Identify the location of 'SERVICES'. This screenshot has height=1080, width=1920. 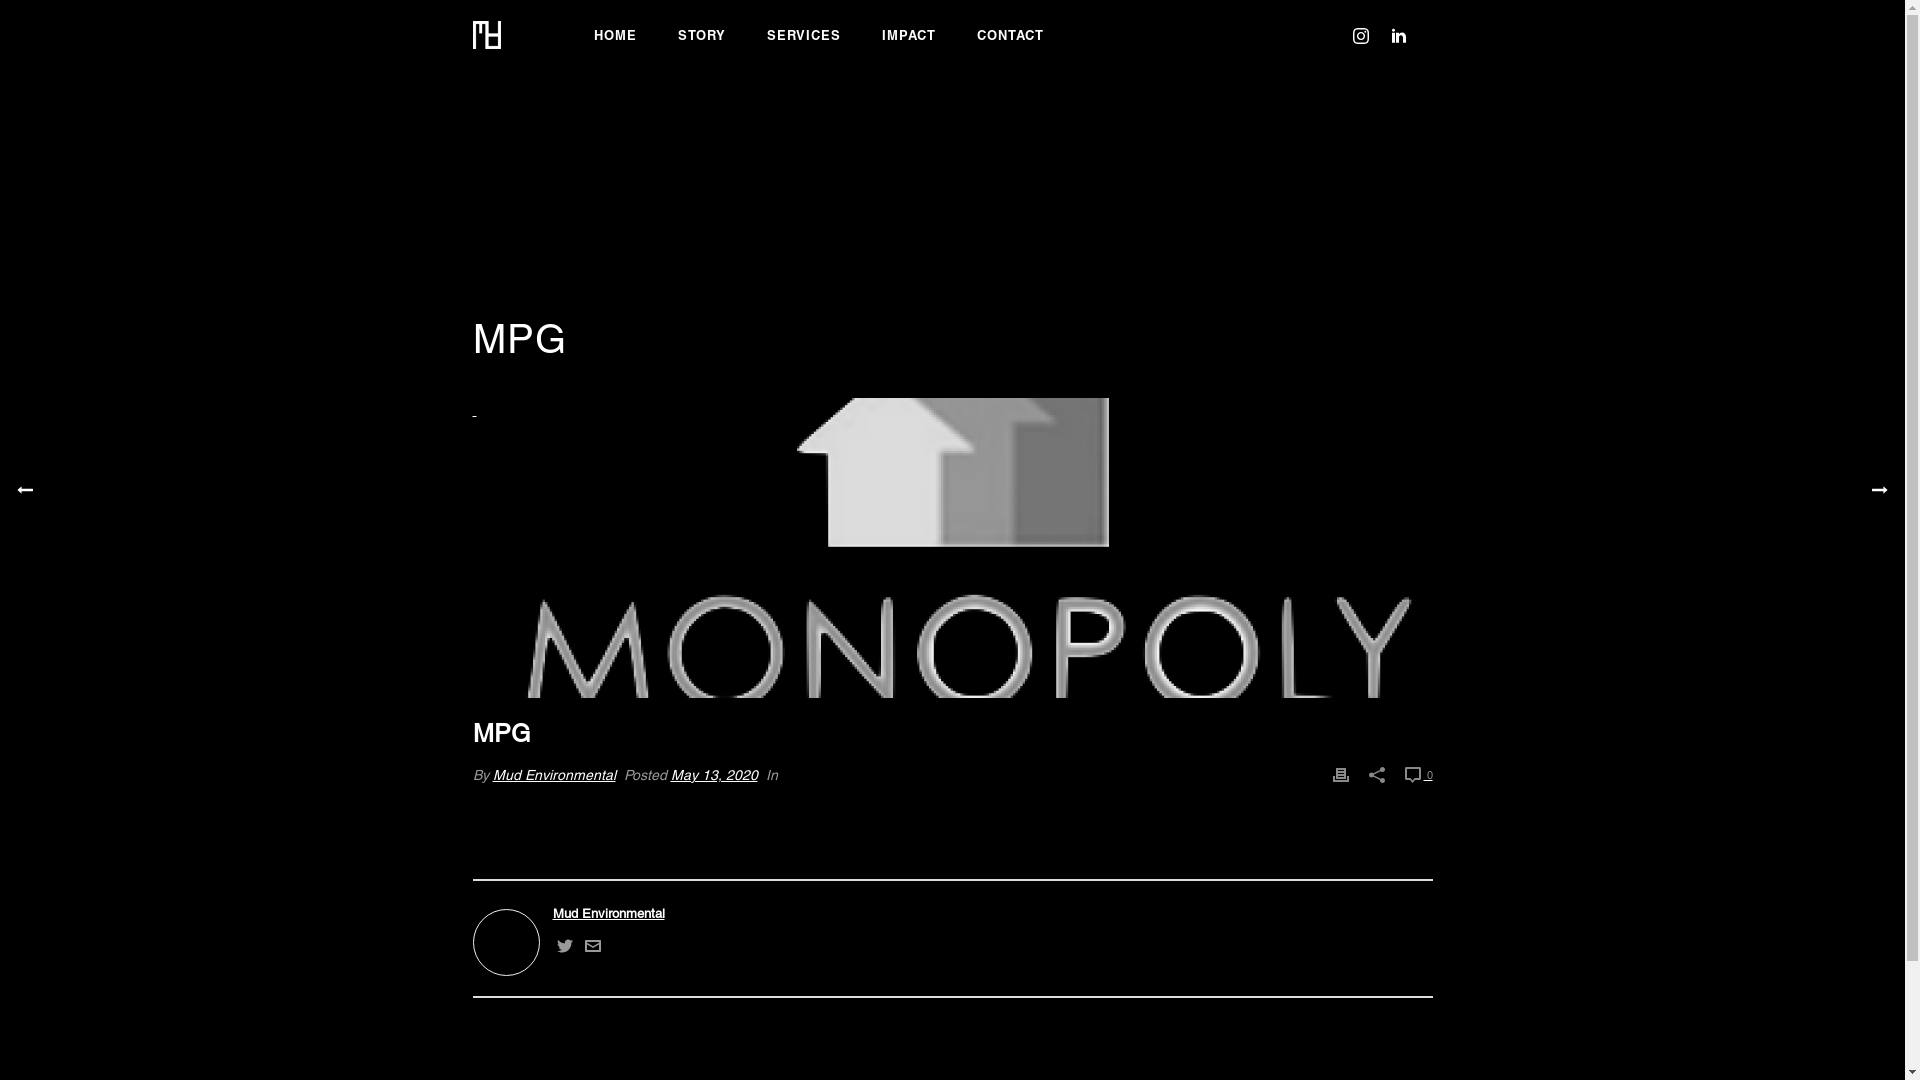
(744, 34).